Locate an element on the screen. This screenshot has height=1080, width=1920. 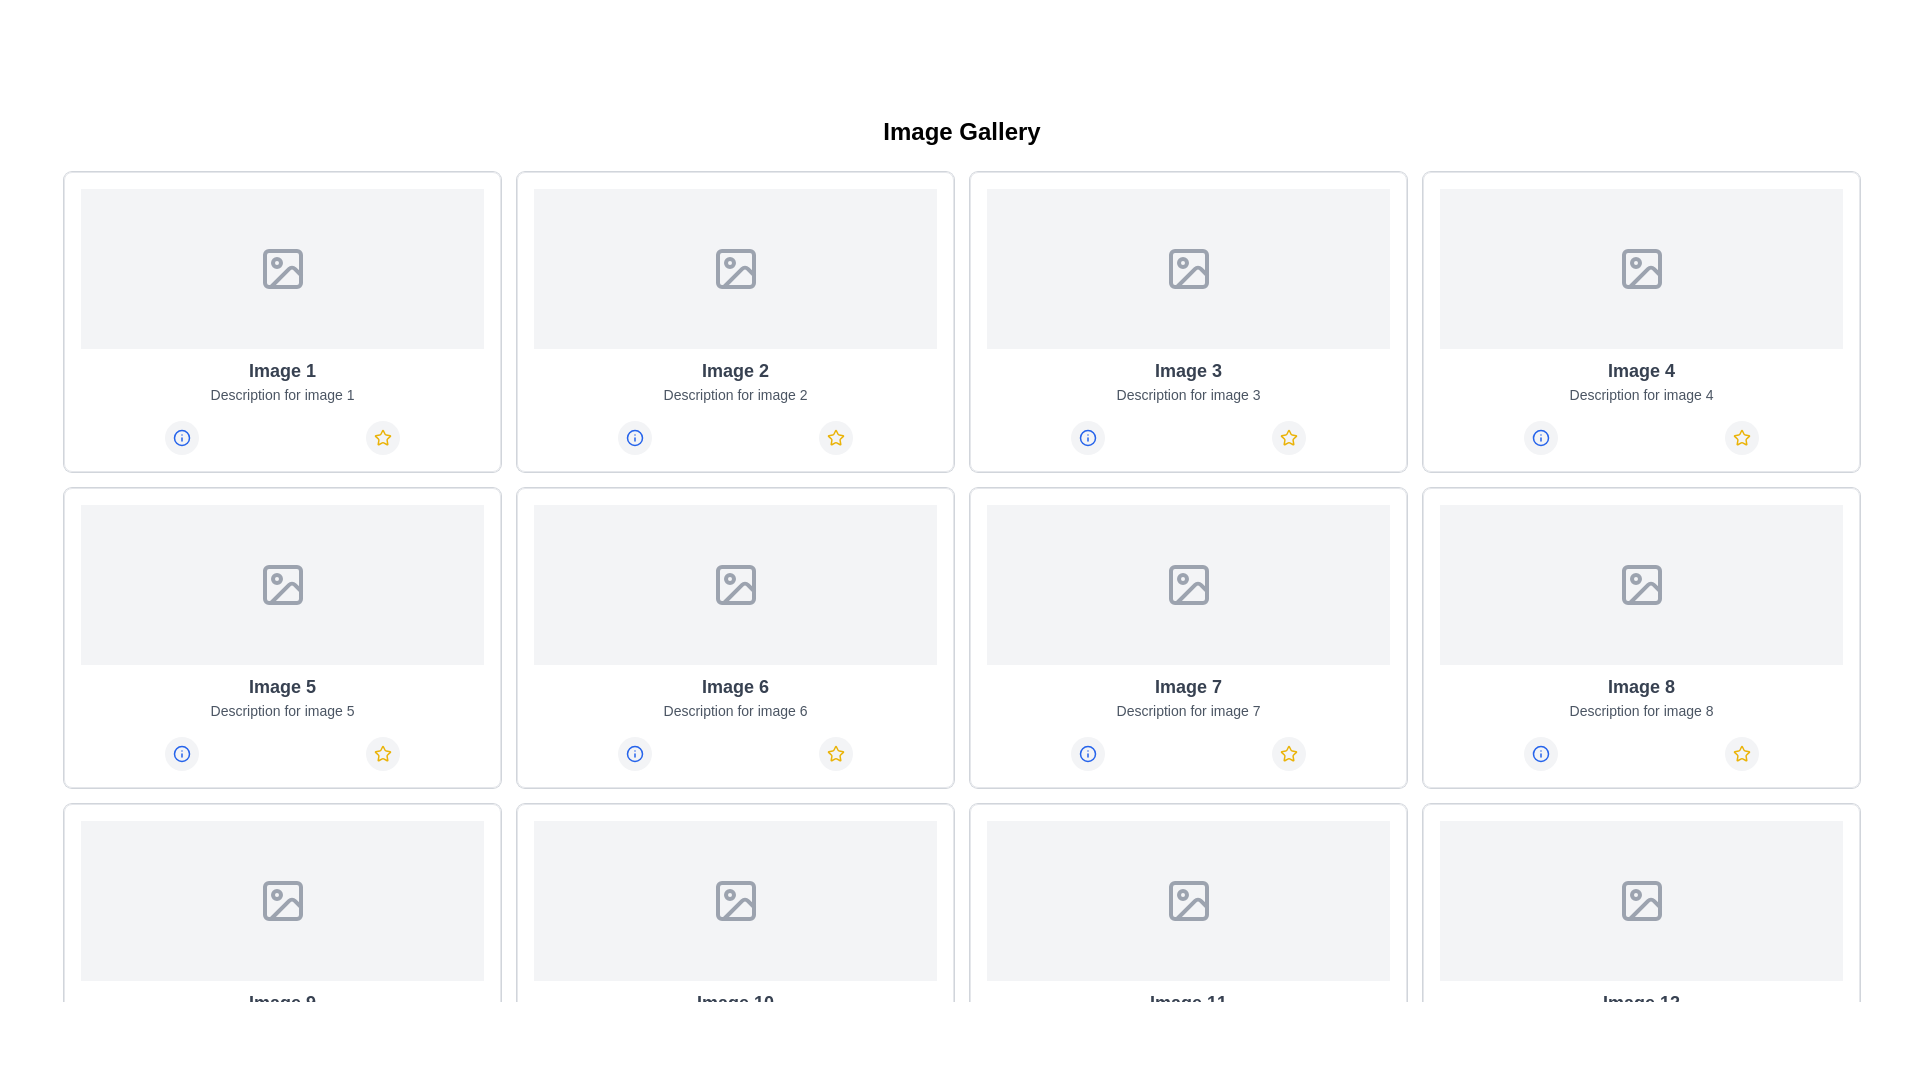
the image placeholder icon located within Image 8, which is part of a button-like widget in the grid layout is located at coordinates (1641, 585).